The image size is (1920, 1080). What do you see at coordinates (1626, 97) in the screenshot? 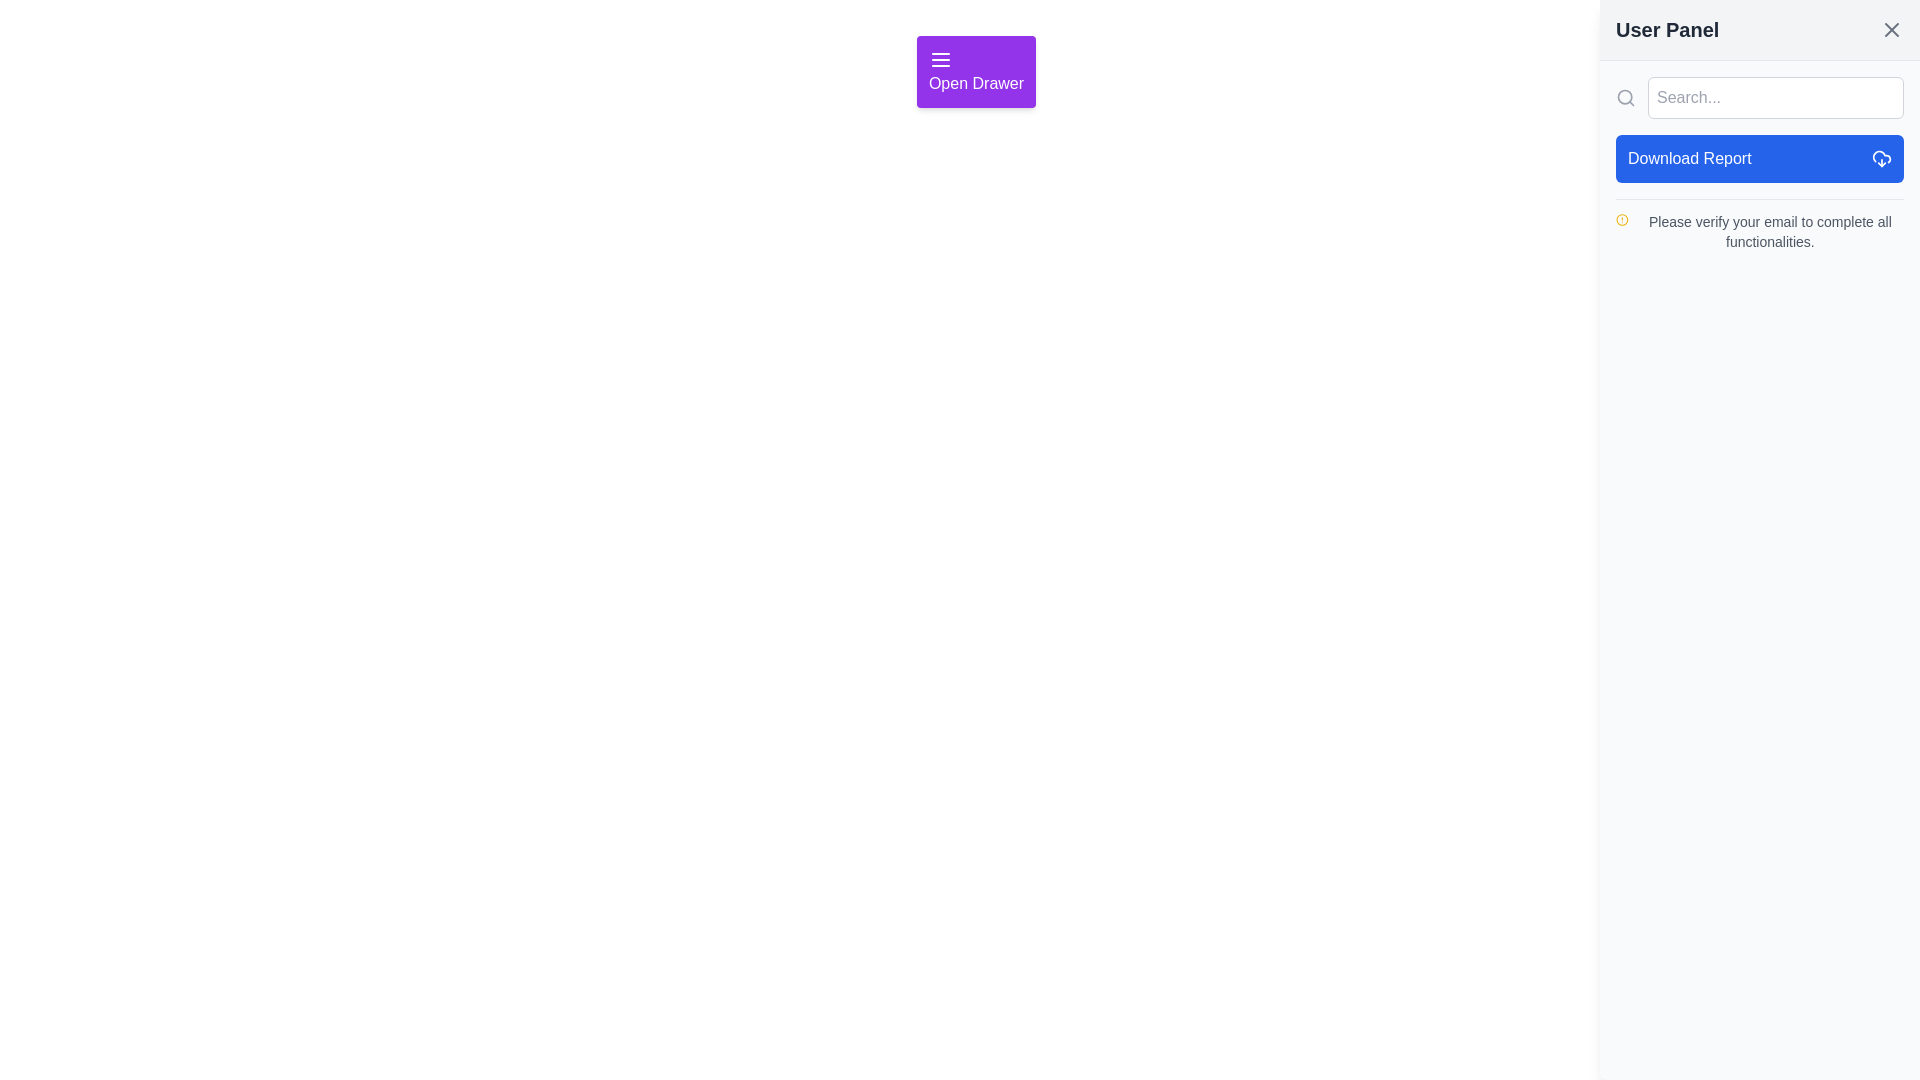
I see `the search icon located to the far left of the horizontal group of elements in the User Panel, next to the search text input field` at bounding box center [1626, 97].